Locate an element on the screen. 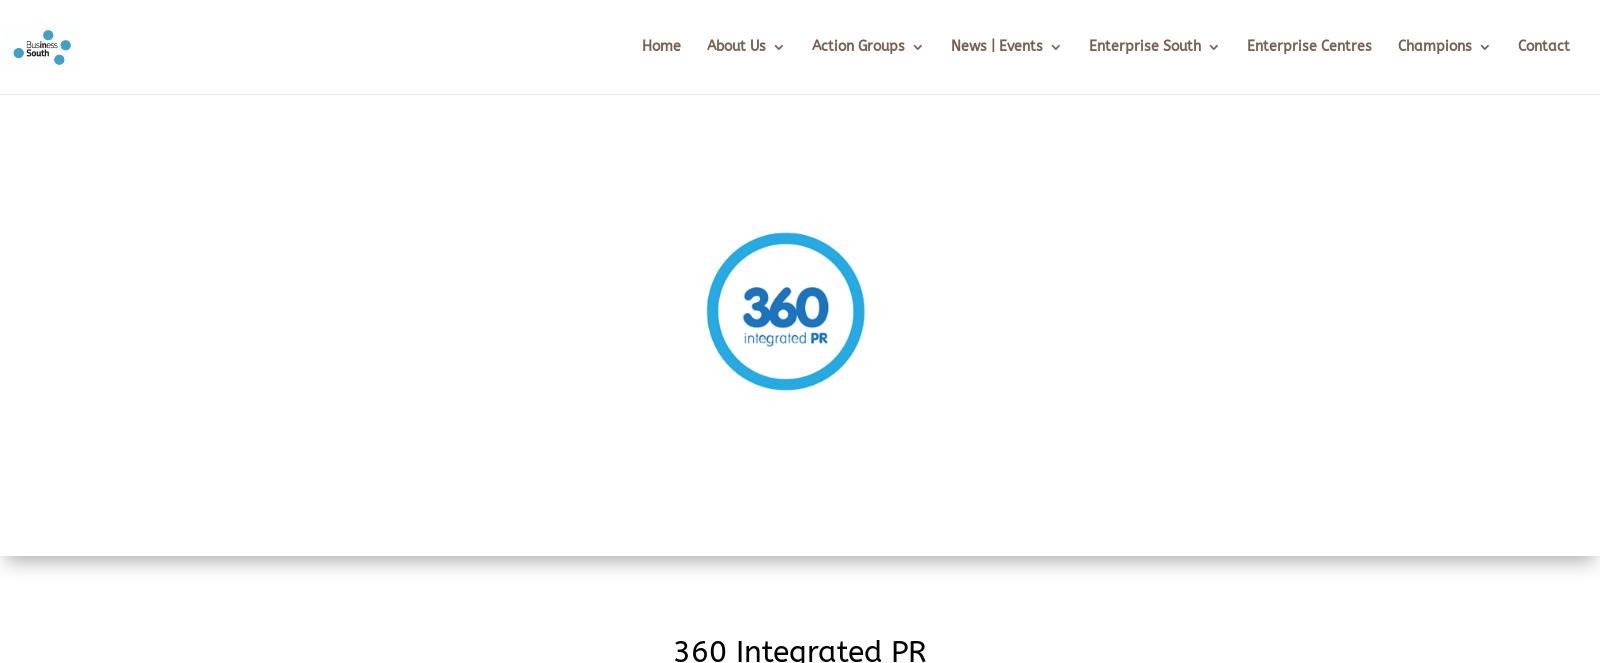  'Champion Area' is located at coordinates (1489, 176).